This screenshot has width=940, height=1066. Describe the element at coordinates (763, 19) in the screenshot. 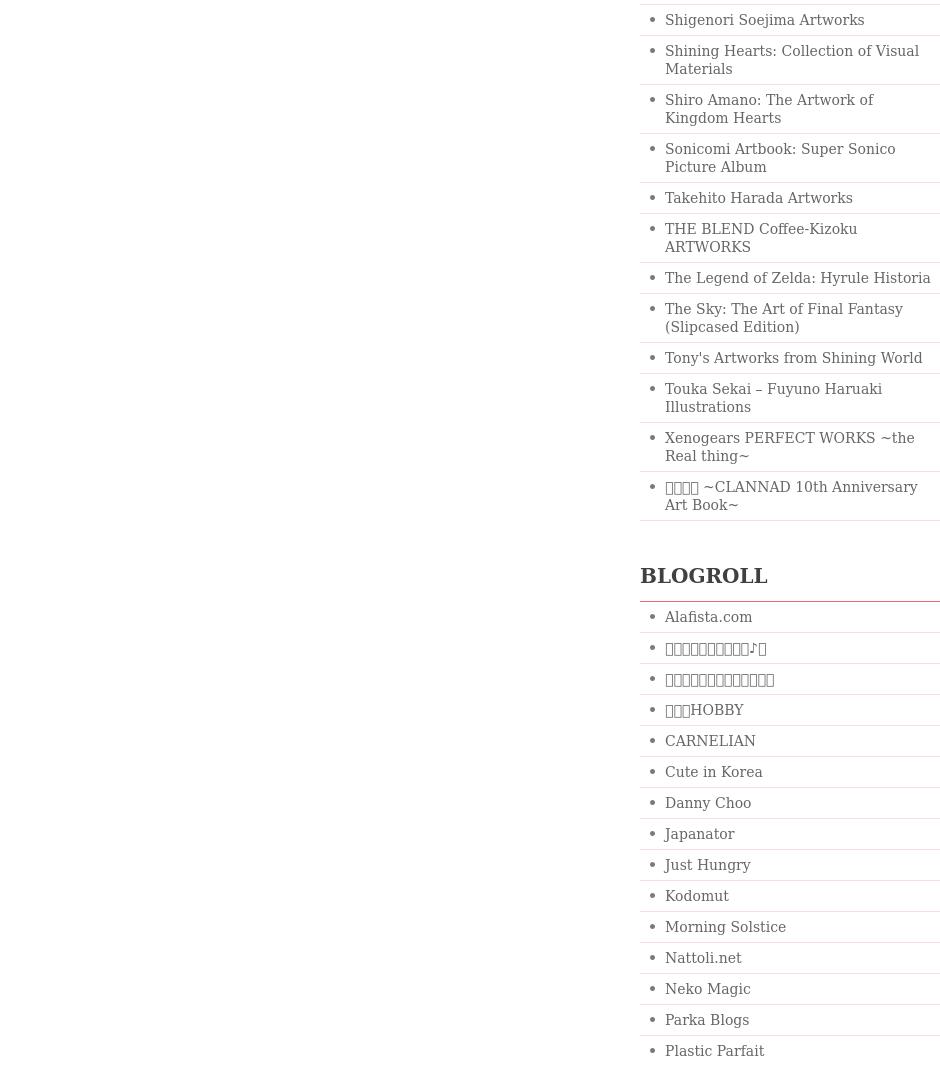

I see `'Shigenori Soejima Artworks'` at that location.